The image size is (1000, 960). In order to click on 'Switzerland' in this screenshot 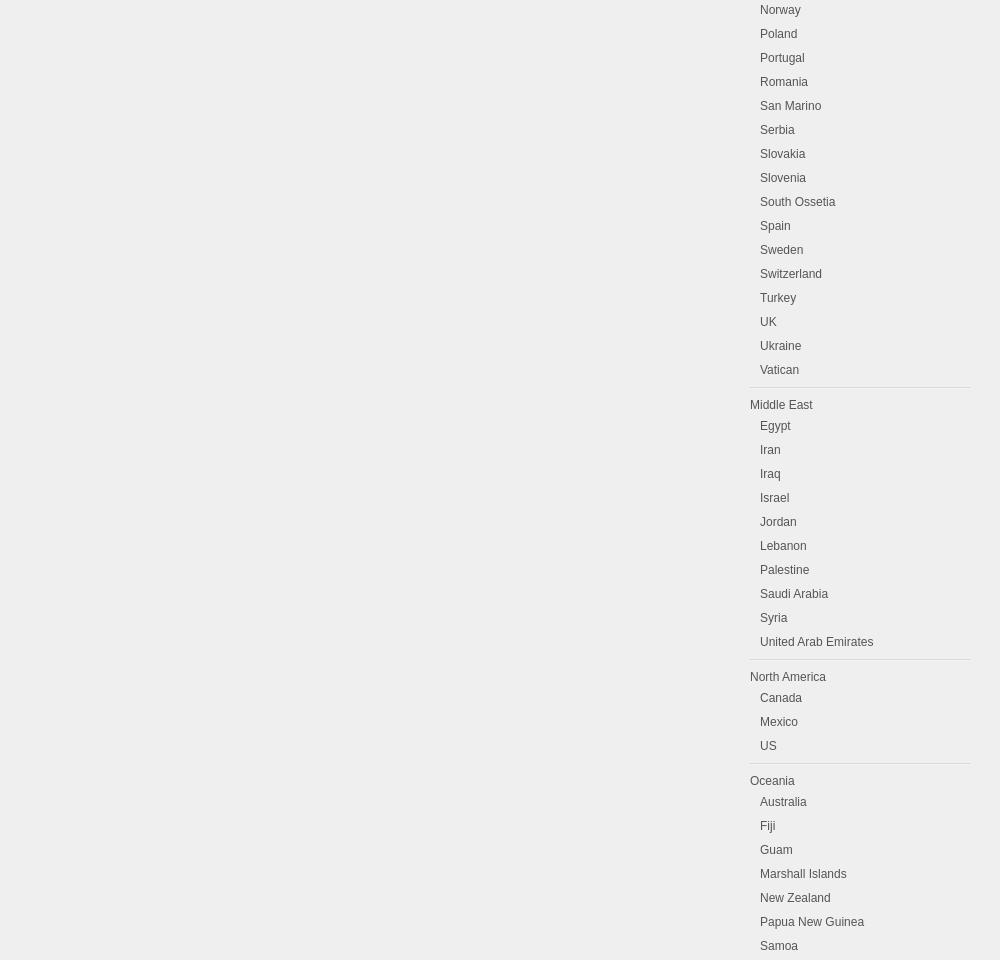, I will do `click(791, 272)`.